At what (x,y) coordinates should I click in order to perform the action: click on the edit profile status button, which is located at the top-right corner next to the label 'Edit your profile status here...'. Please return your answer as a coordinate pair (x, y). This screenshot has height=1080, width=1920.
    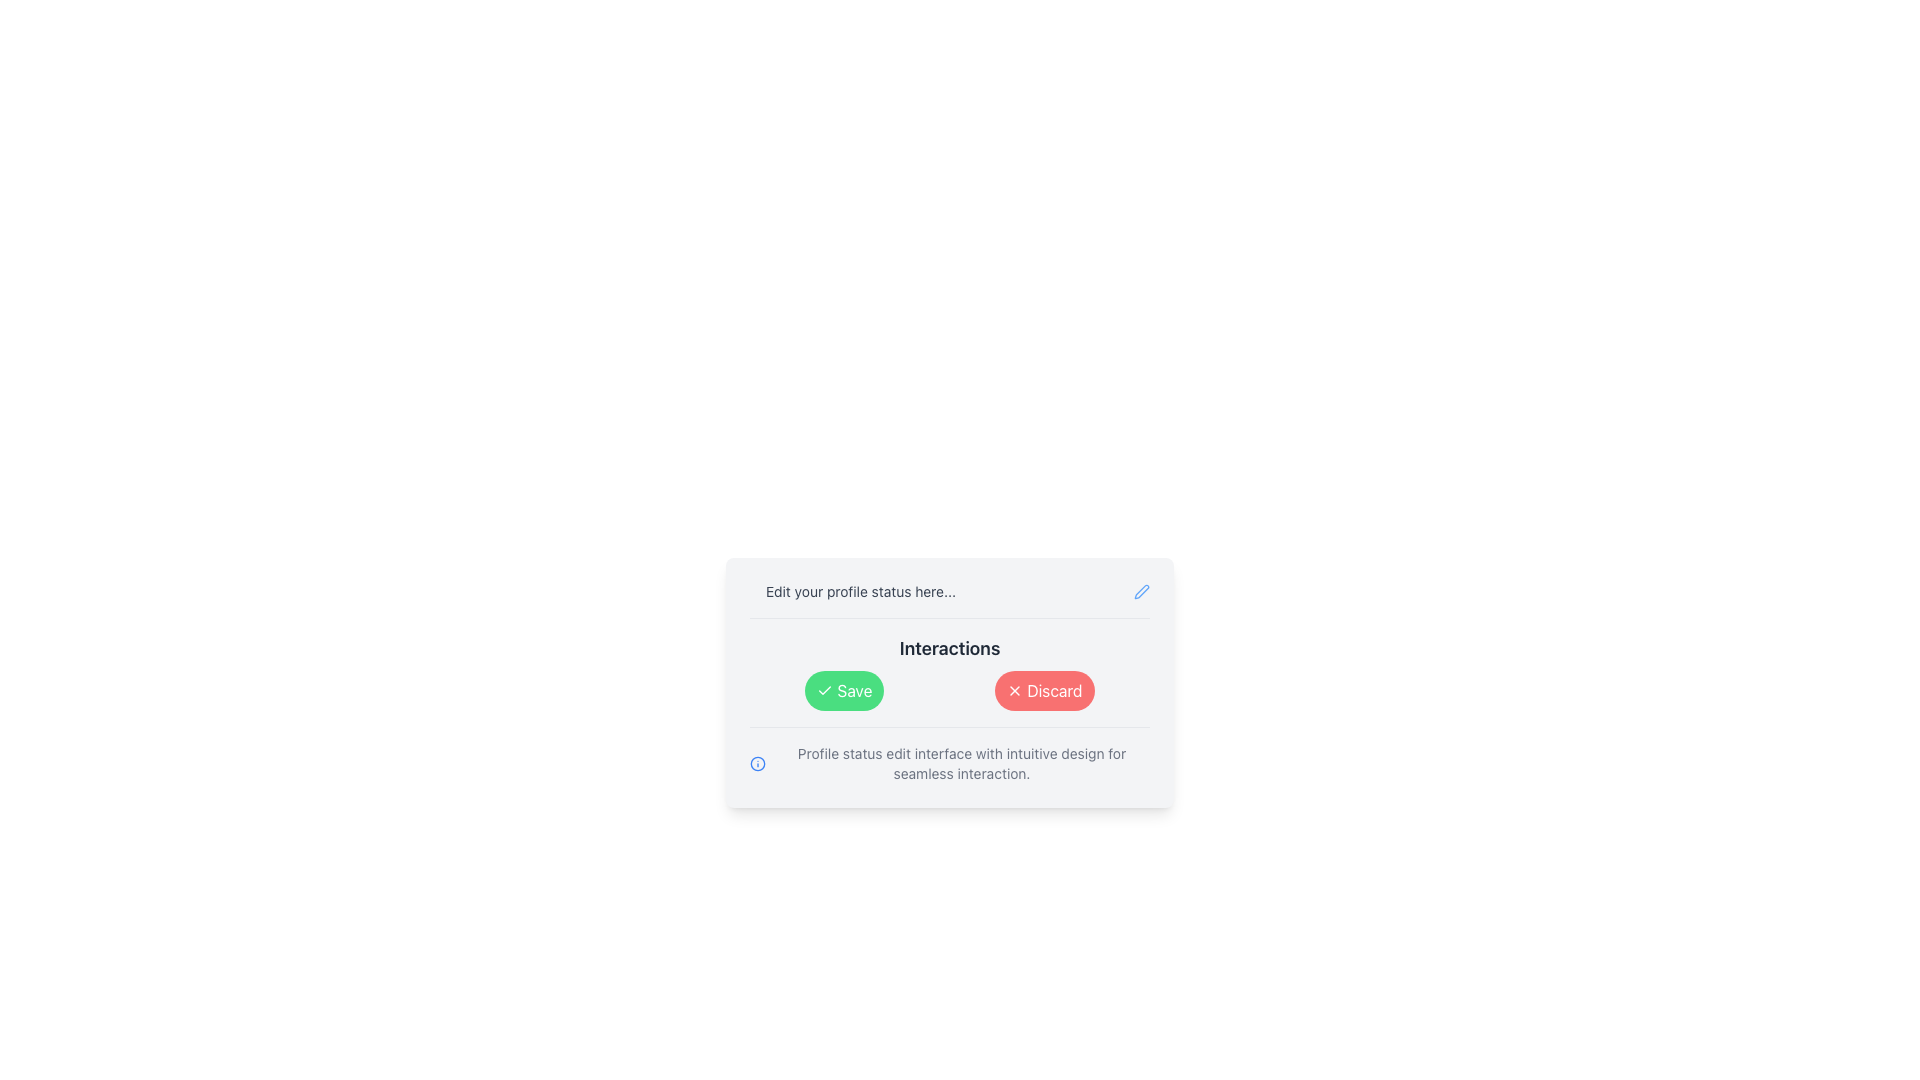
    Looking at the image, I should click on (1142, 590).